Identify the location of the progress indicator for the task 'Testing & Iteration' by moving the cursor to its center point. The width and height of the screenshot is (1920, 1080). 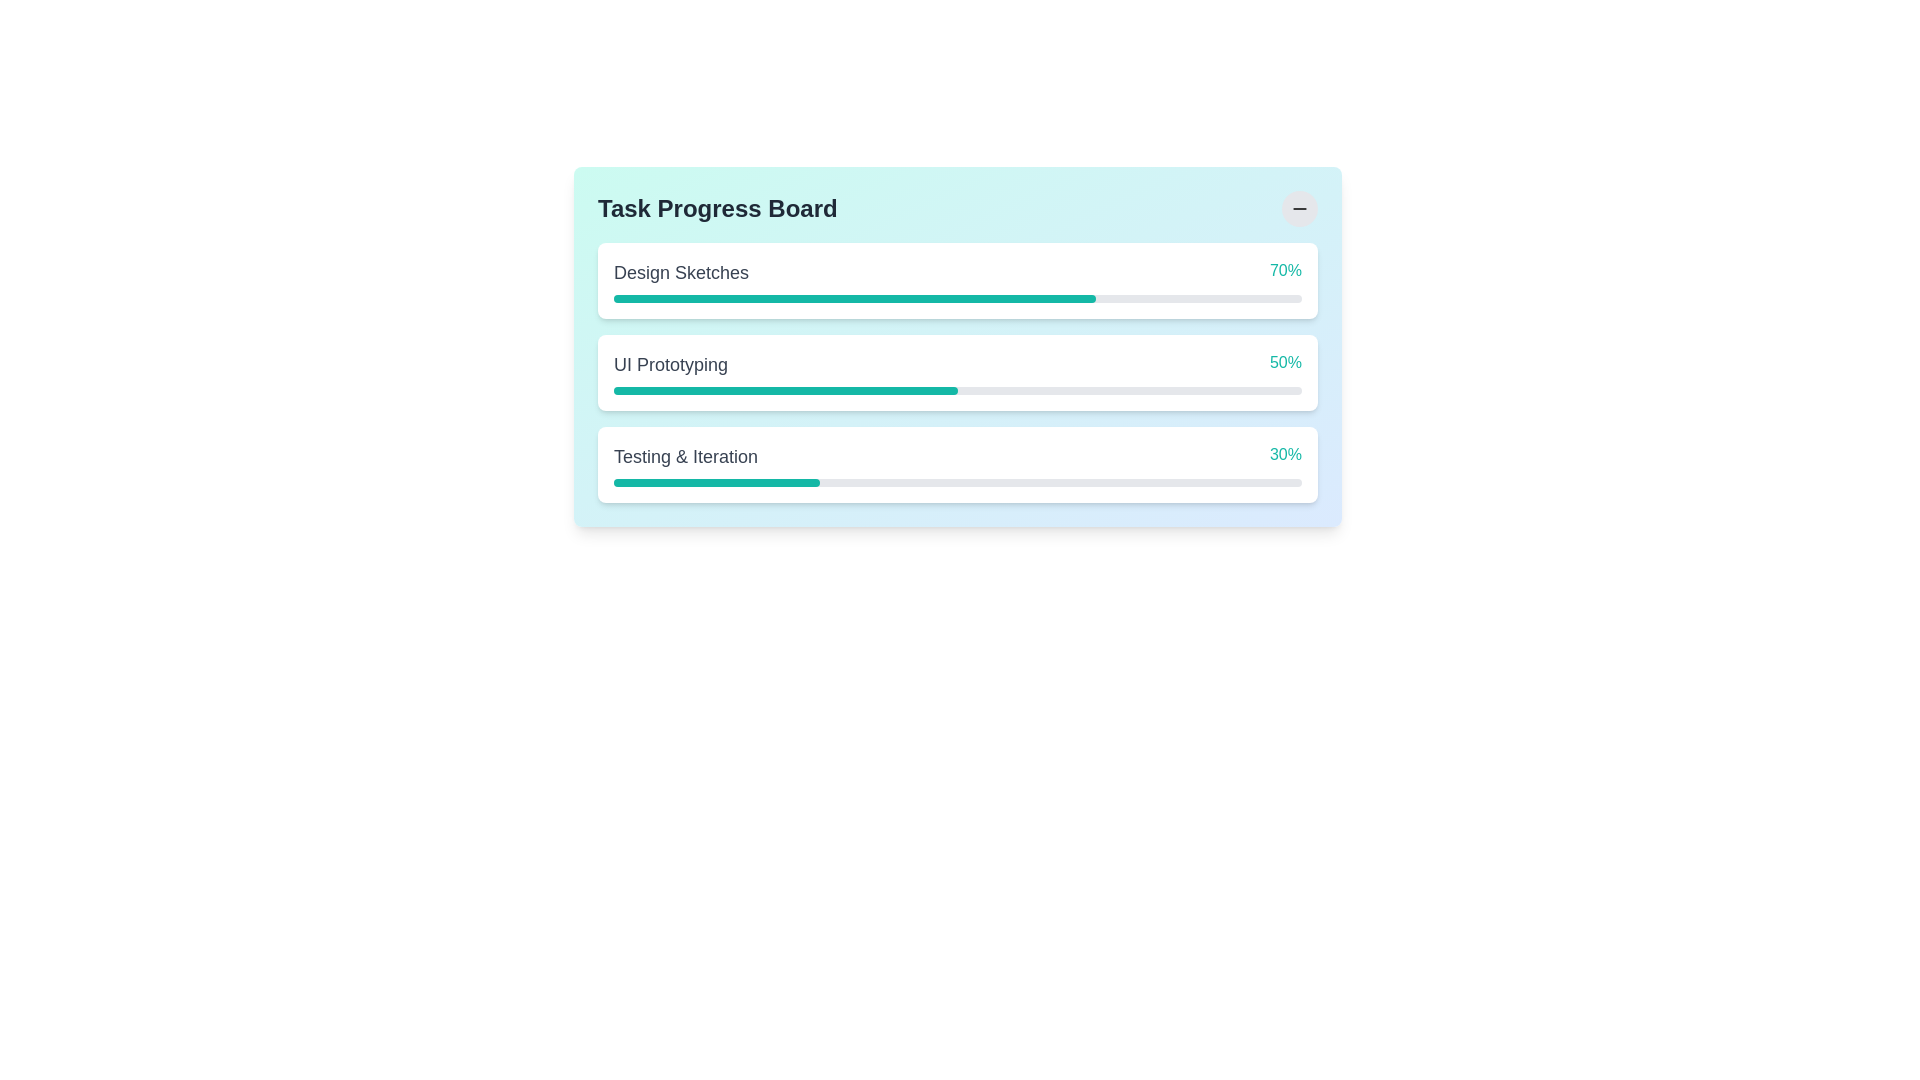
(957, 465).